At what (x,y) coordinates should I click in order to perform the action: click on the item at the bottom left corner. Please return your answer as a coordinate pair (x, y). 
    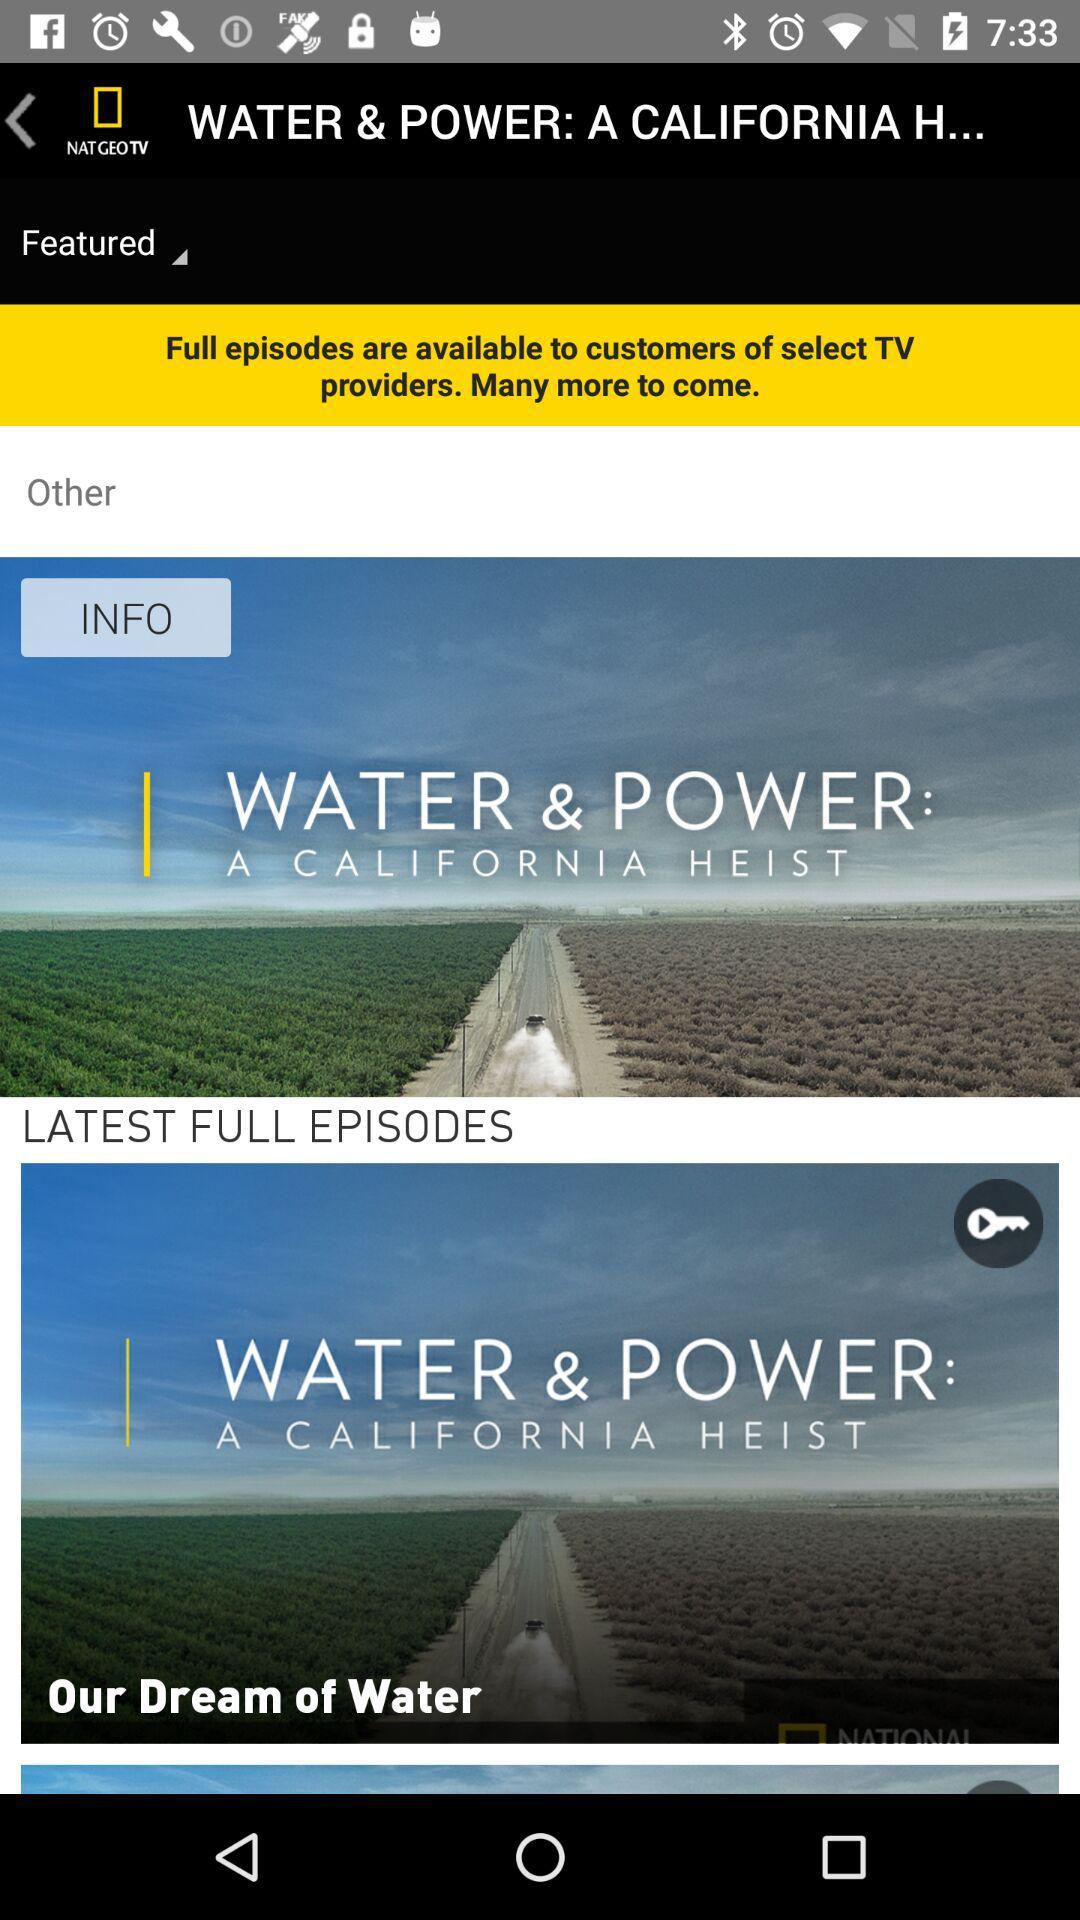
    Looking at the image, I should click on (263, 1692).